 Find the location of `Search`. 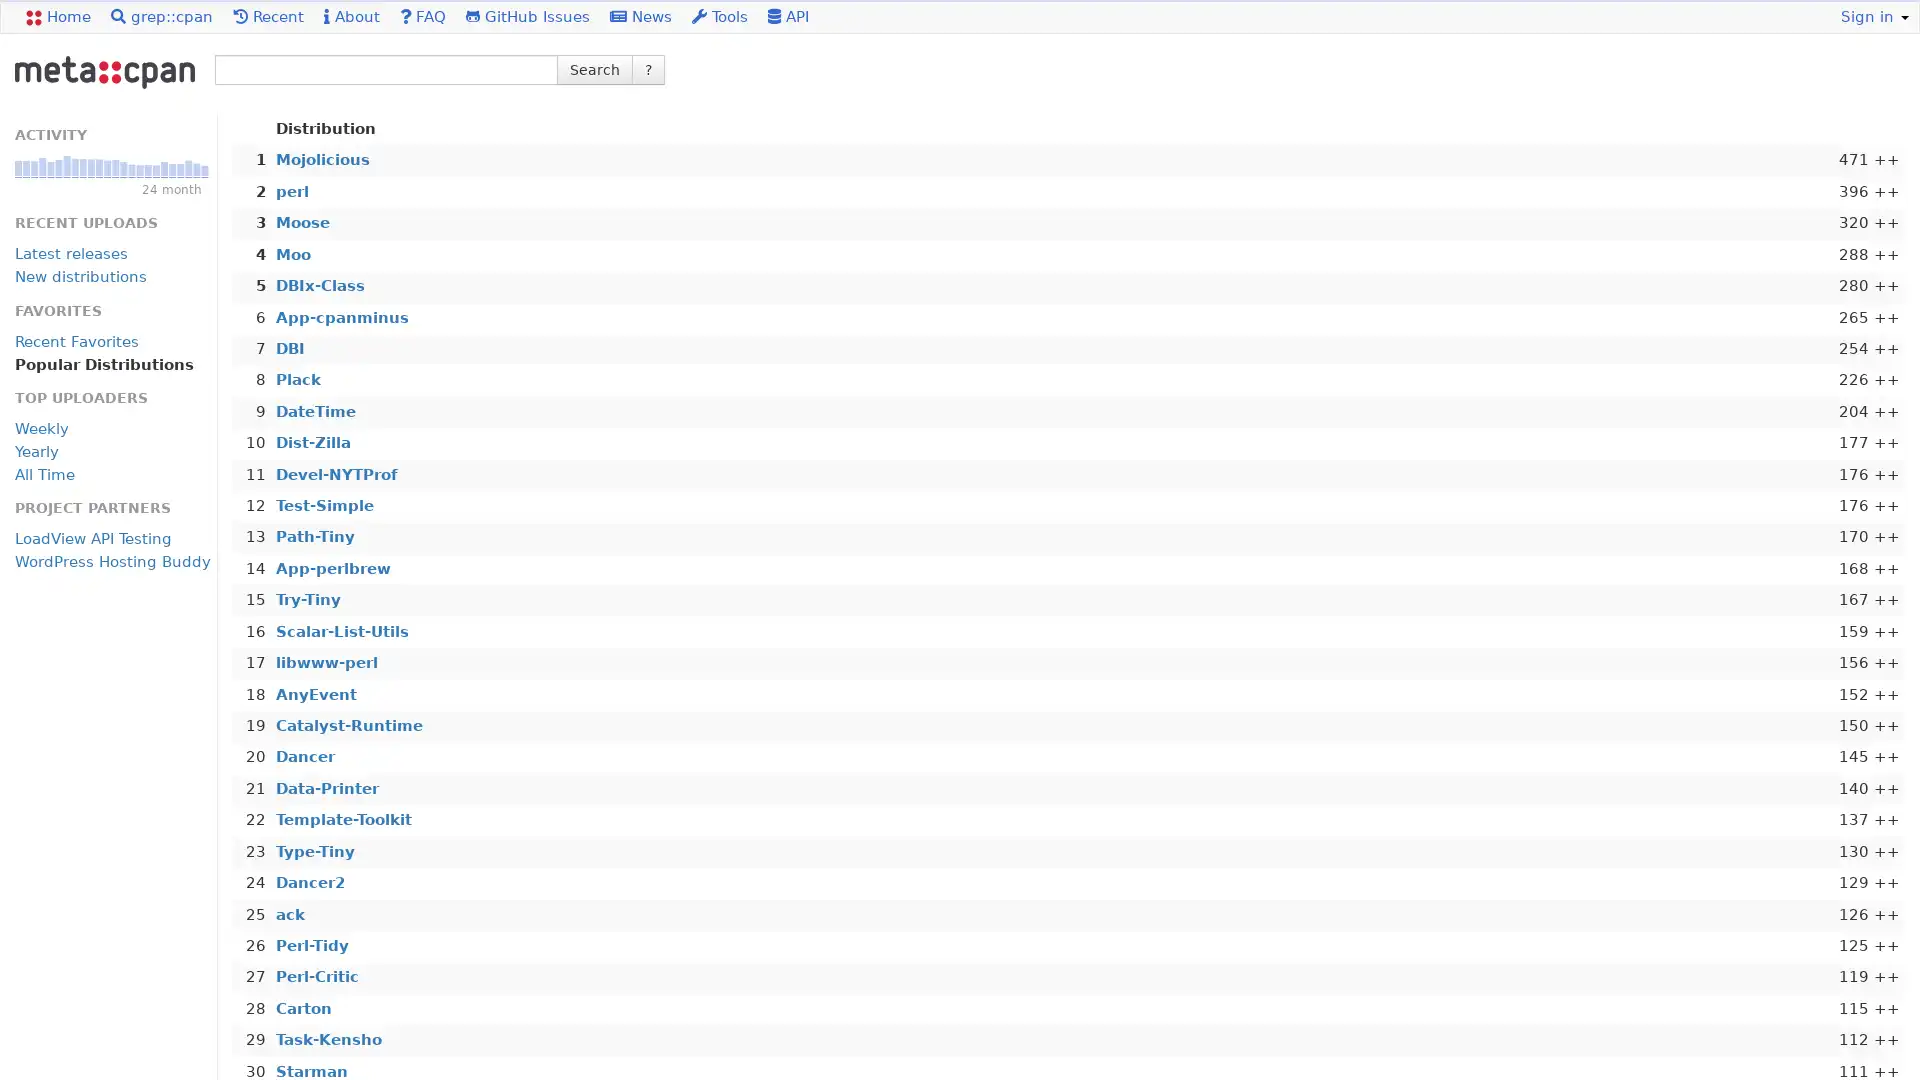

Search is located at coordinates (594, 68).